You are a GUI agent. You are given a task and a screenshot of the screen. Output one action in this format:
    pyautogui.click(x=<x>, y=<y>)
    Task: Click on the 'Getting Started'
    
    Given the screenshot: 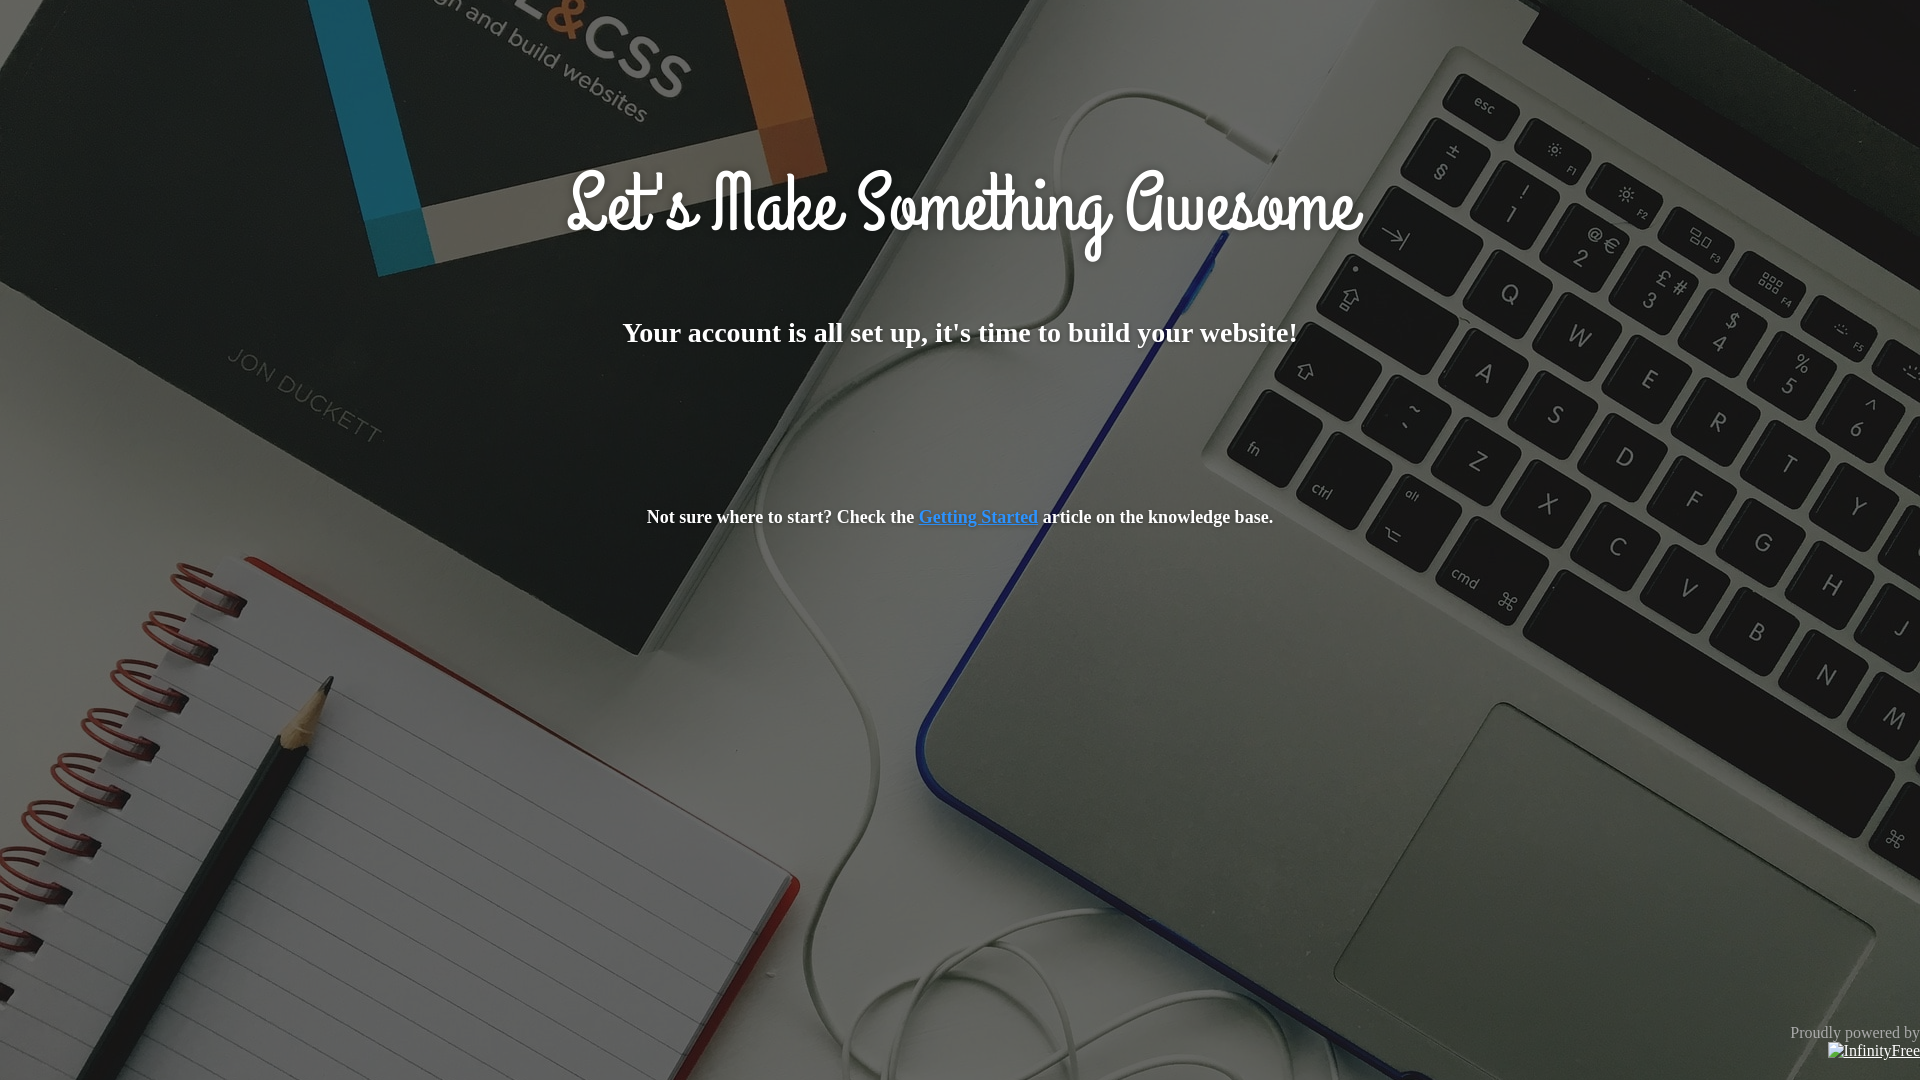 What is the action you would take?
    pyautogui.click(x=978, y=515)
    